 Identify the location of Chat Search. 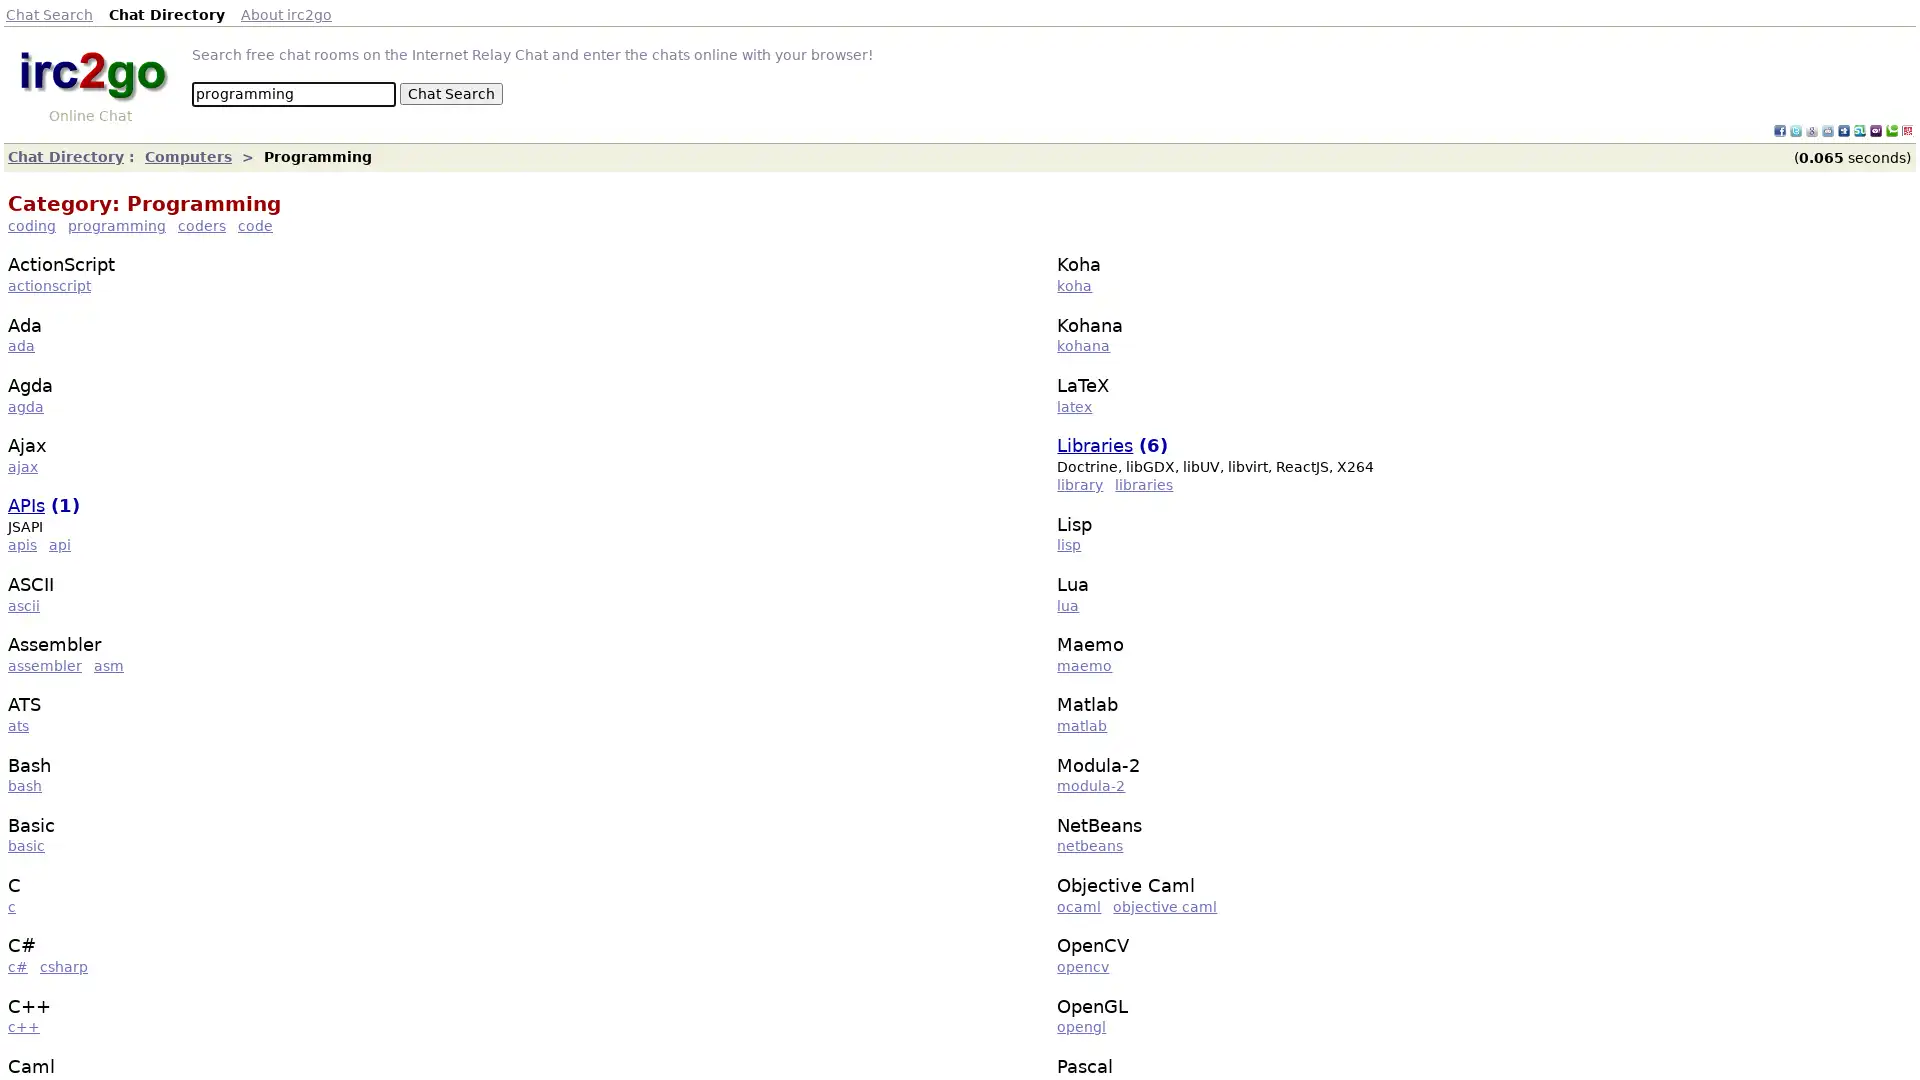
(450, 93).